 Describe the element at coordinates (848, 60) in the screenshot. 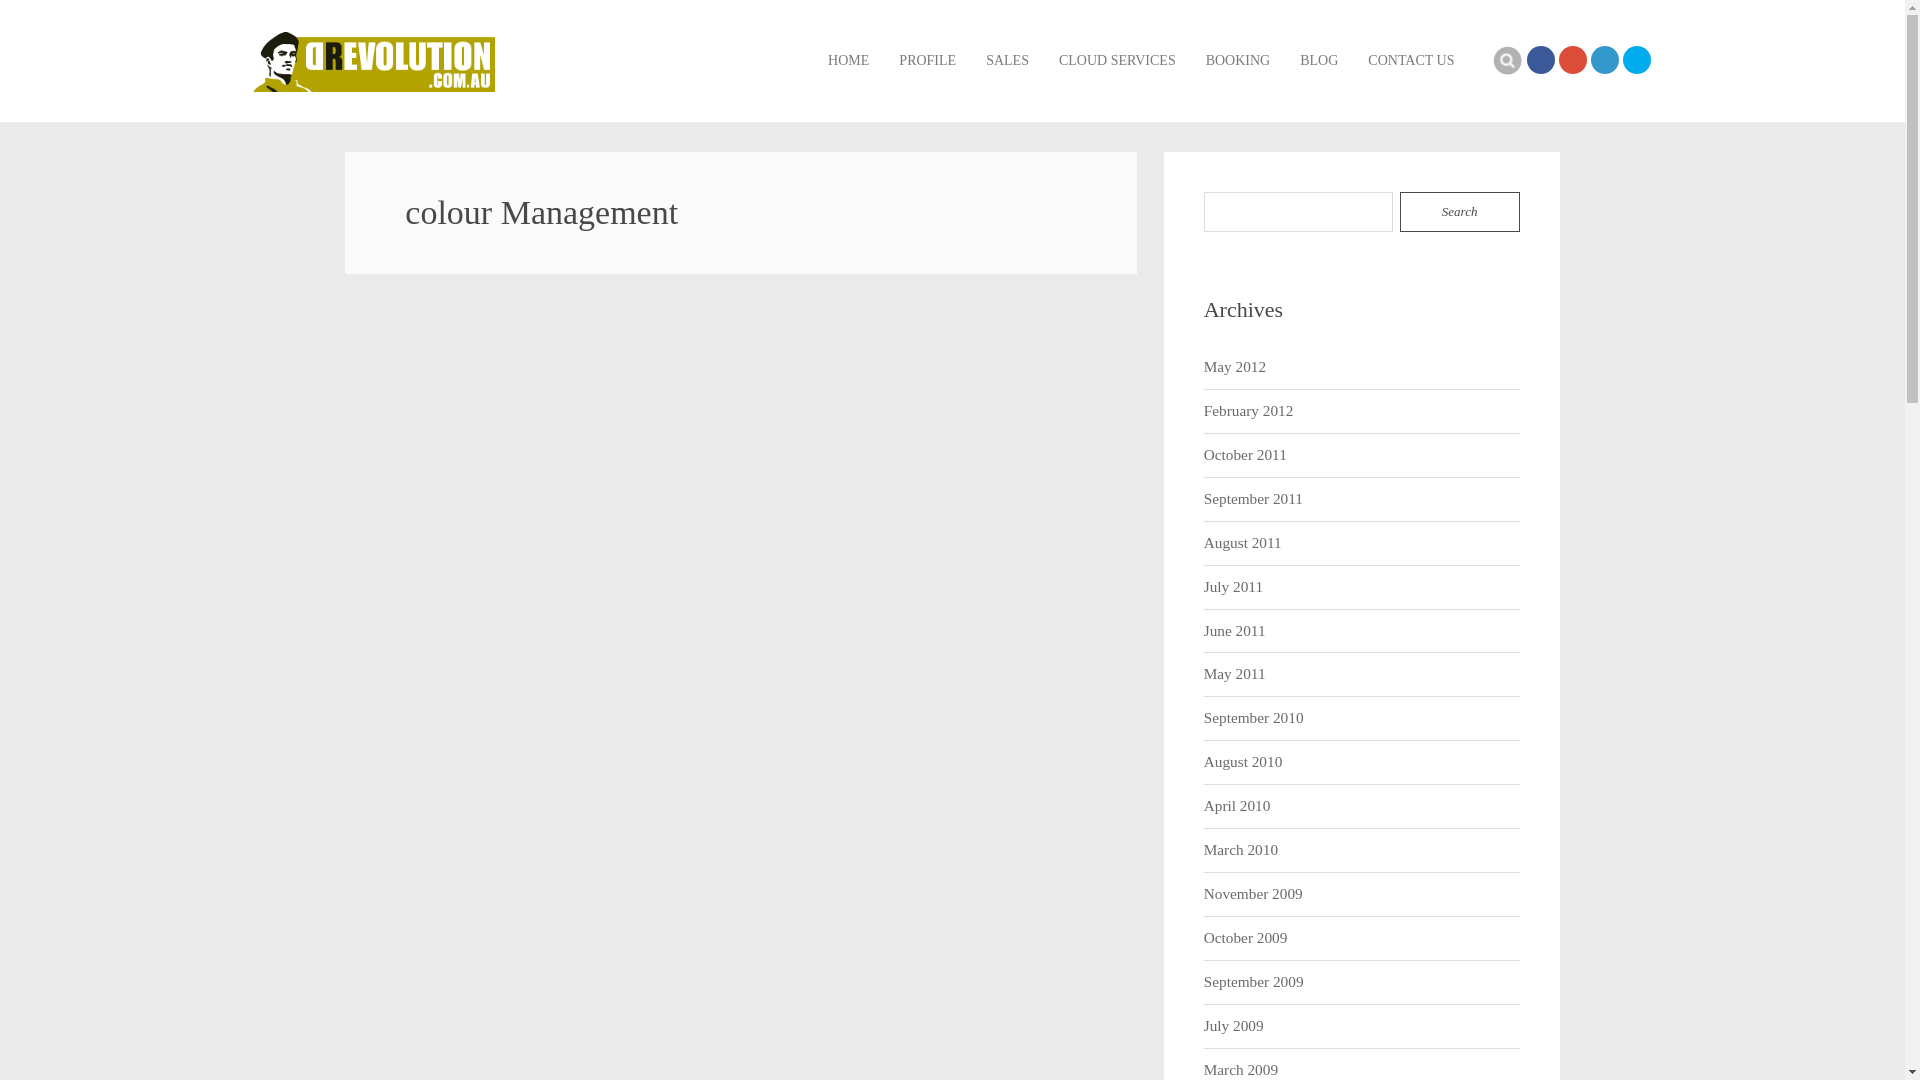

I see `'HOME'` at that location.